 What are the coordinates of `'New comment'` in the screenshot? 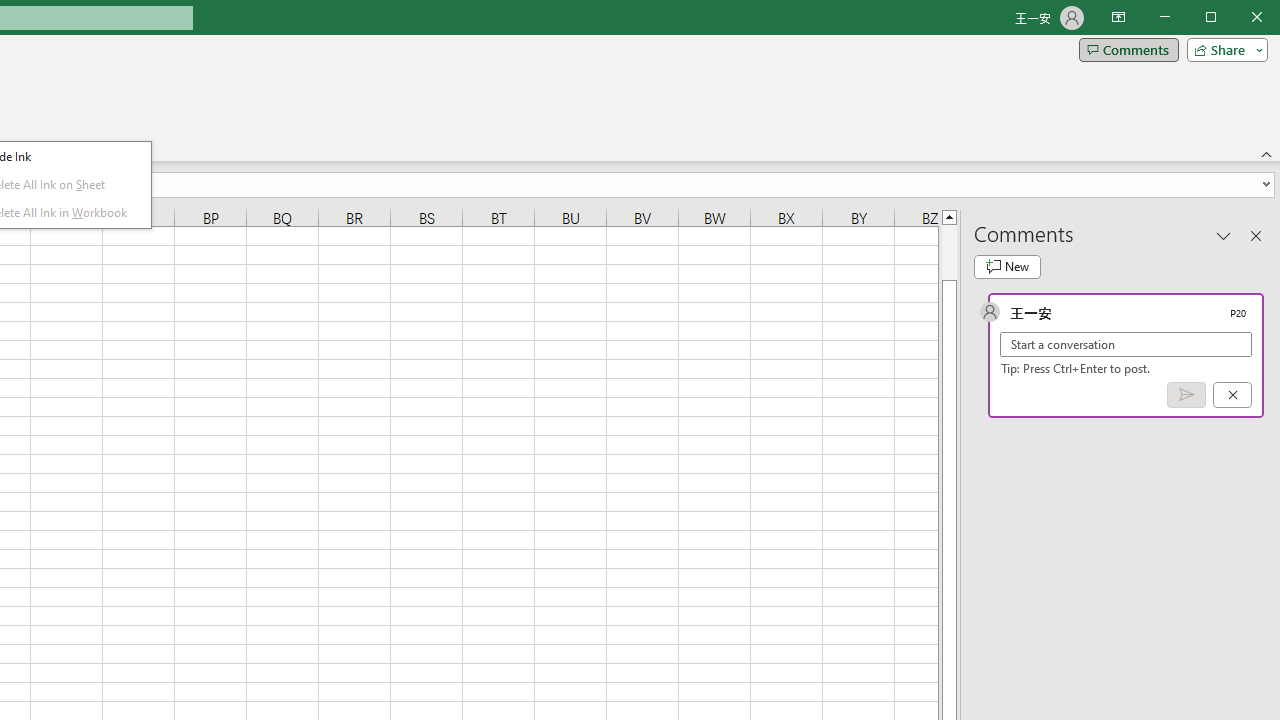 It's located at (1007, 266).